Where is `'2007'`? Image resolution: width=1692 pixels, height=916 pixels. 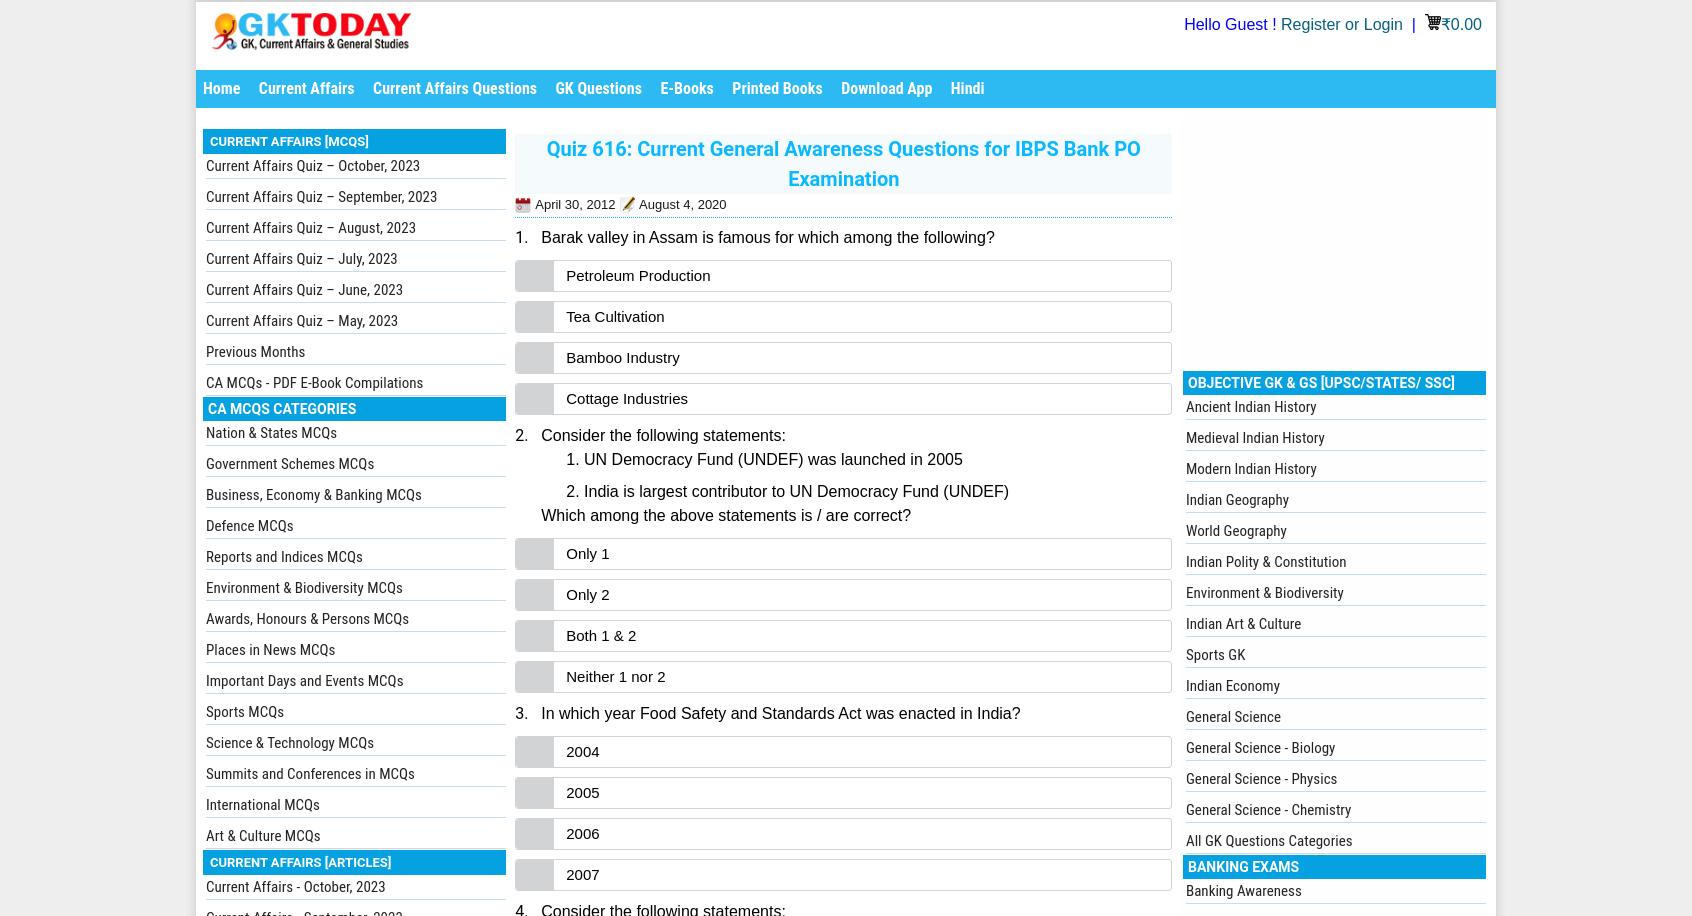
'2007' is located at coordinates (581, 873).